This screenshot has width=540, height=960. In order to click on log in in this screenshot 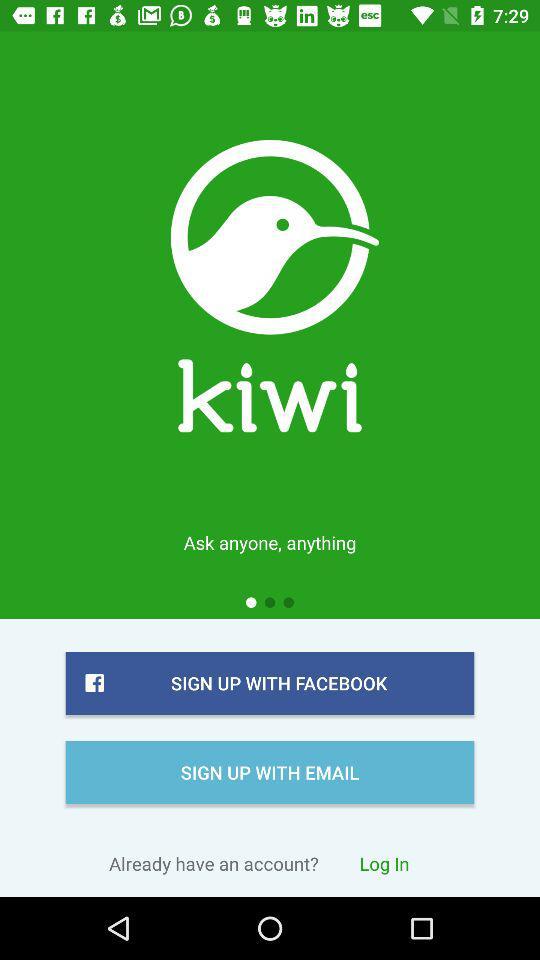, I will do `click(384, 862)`.